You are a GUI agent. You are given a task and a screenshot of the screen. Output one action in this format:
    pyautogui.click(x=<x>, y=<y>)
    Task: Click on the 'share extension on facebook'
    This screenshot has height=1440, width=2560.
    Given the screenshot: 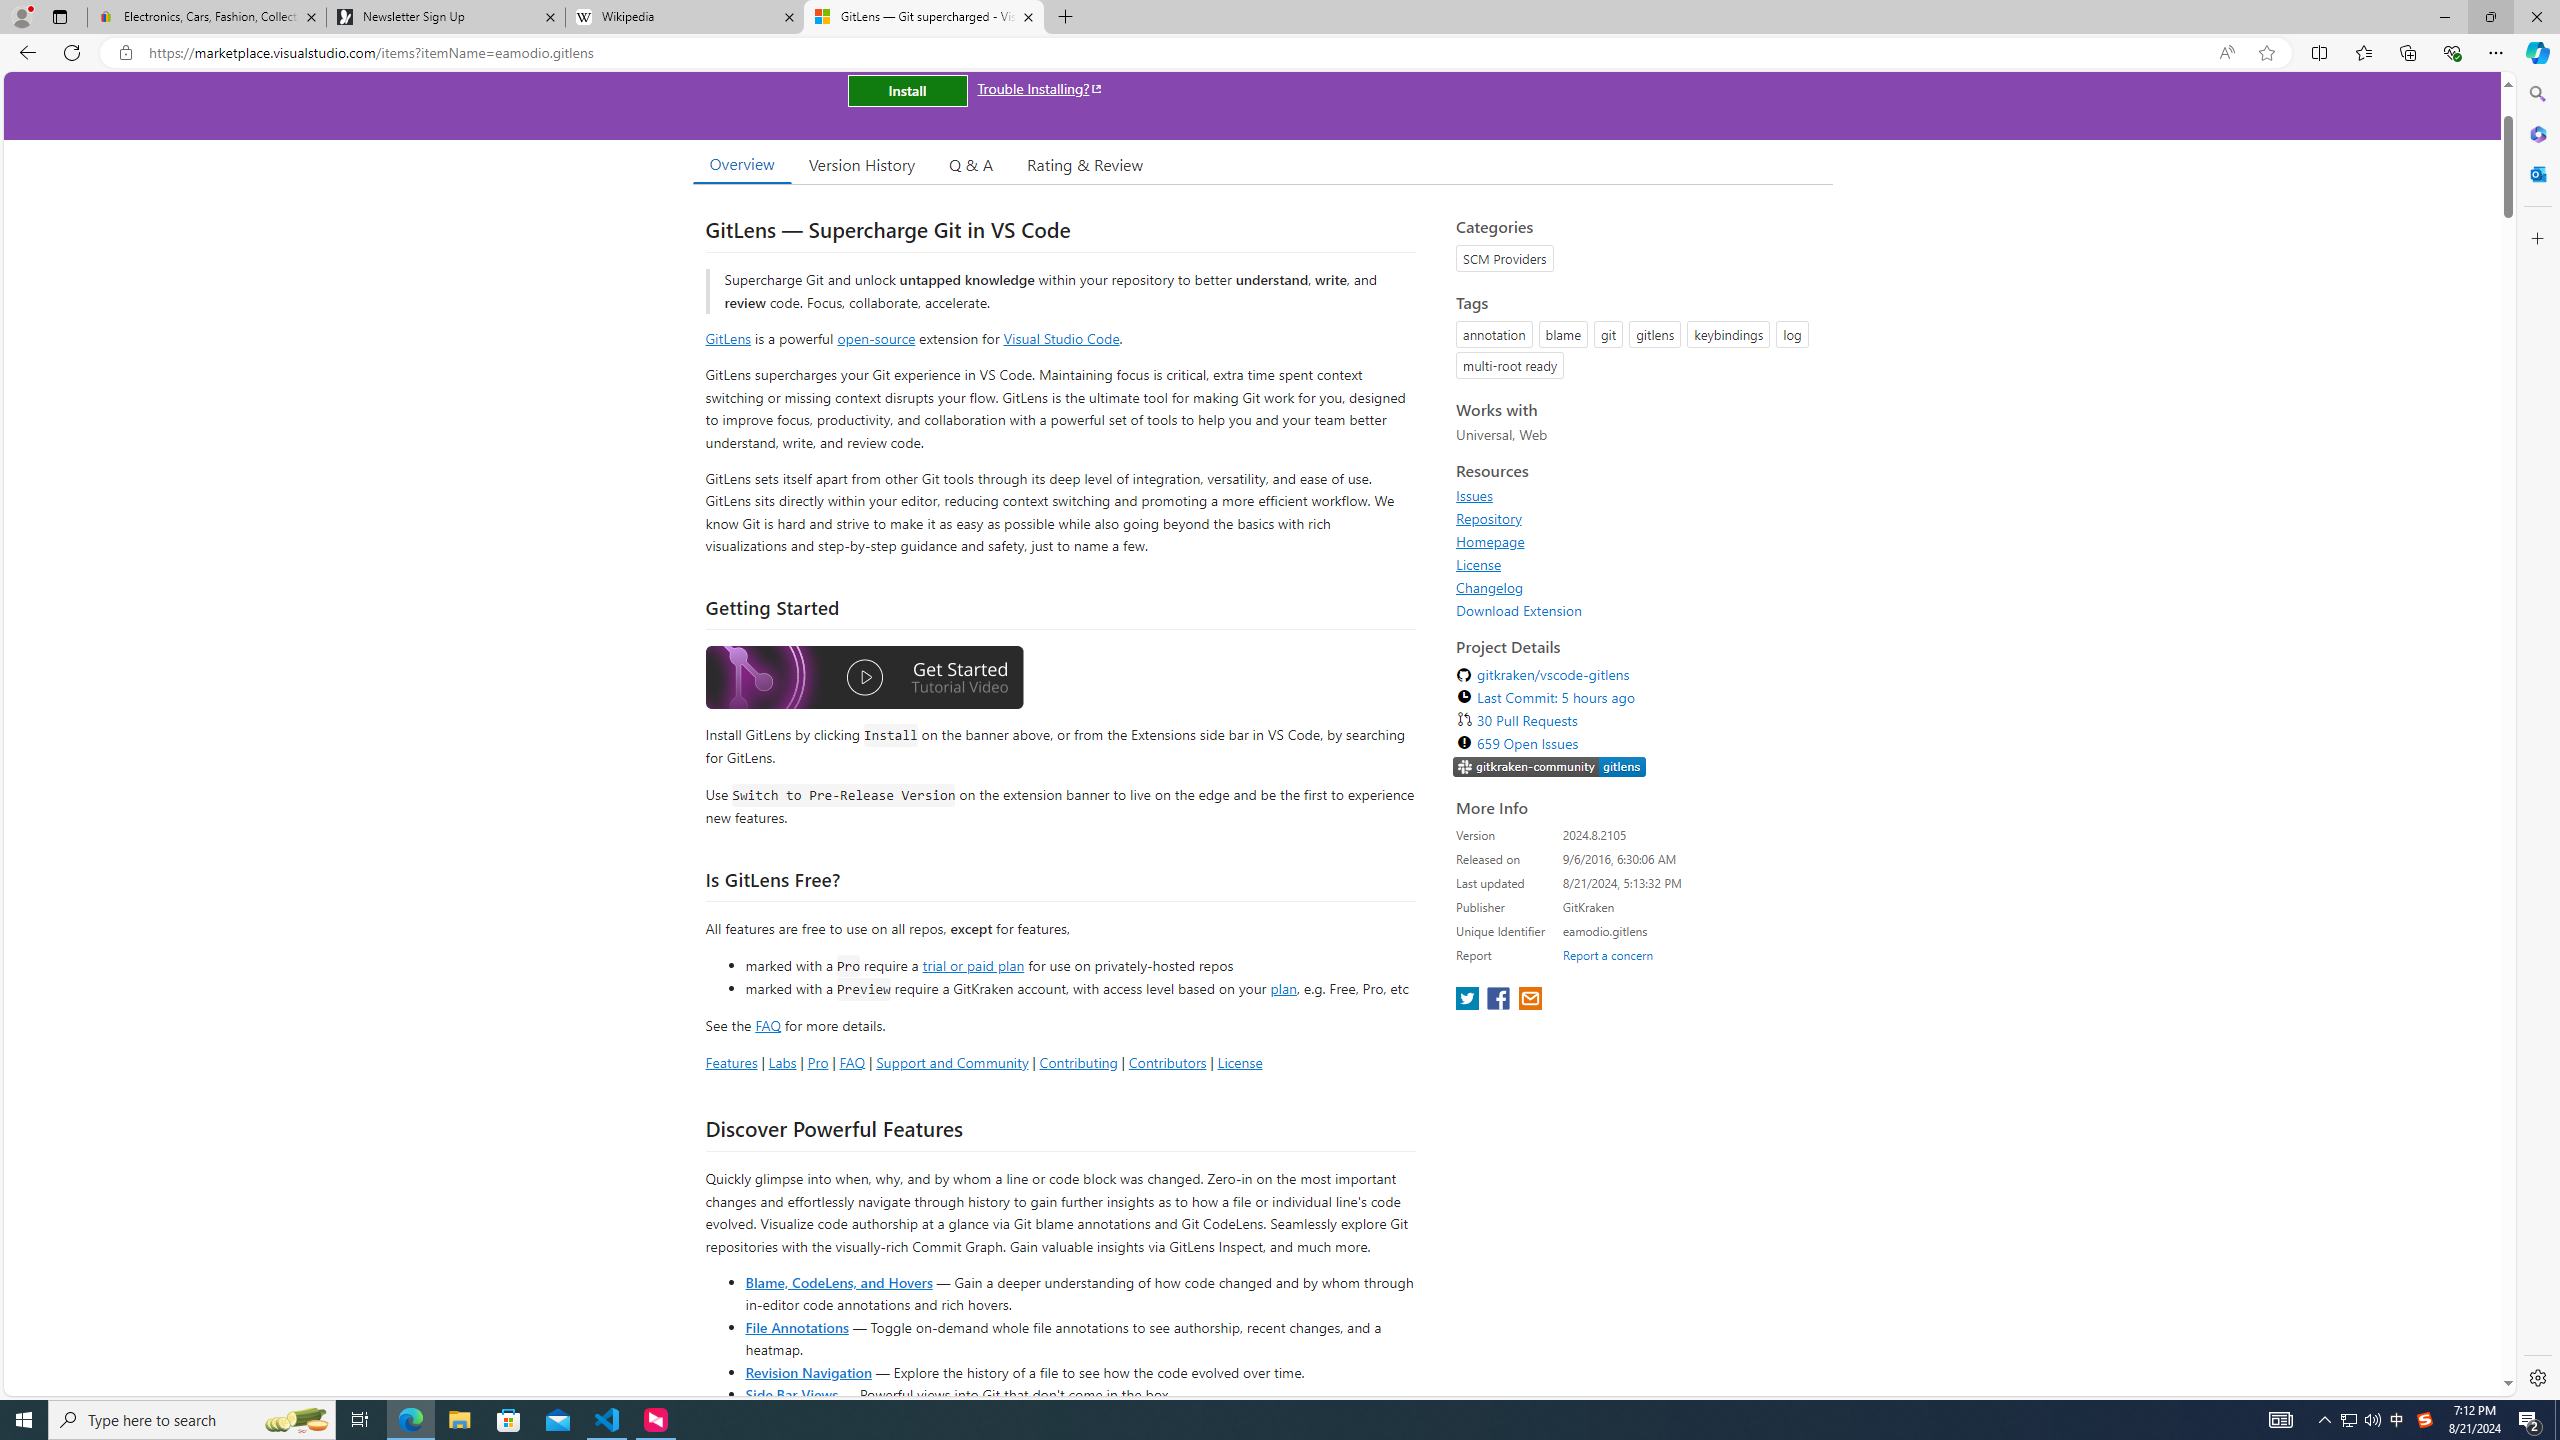 What is the action you would take?
    pyautogui.click(x=1500, y=999)
    